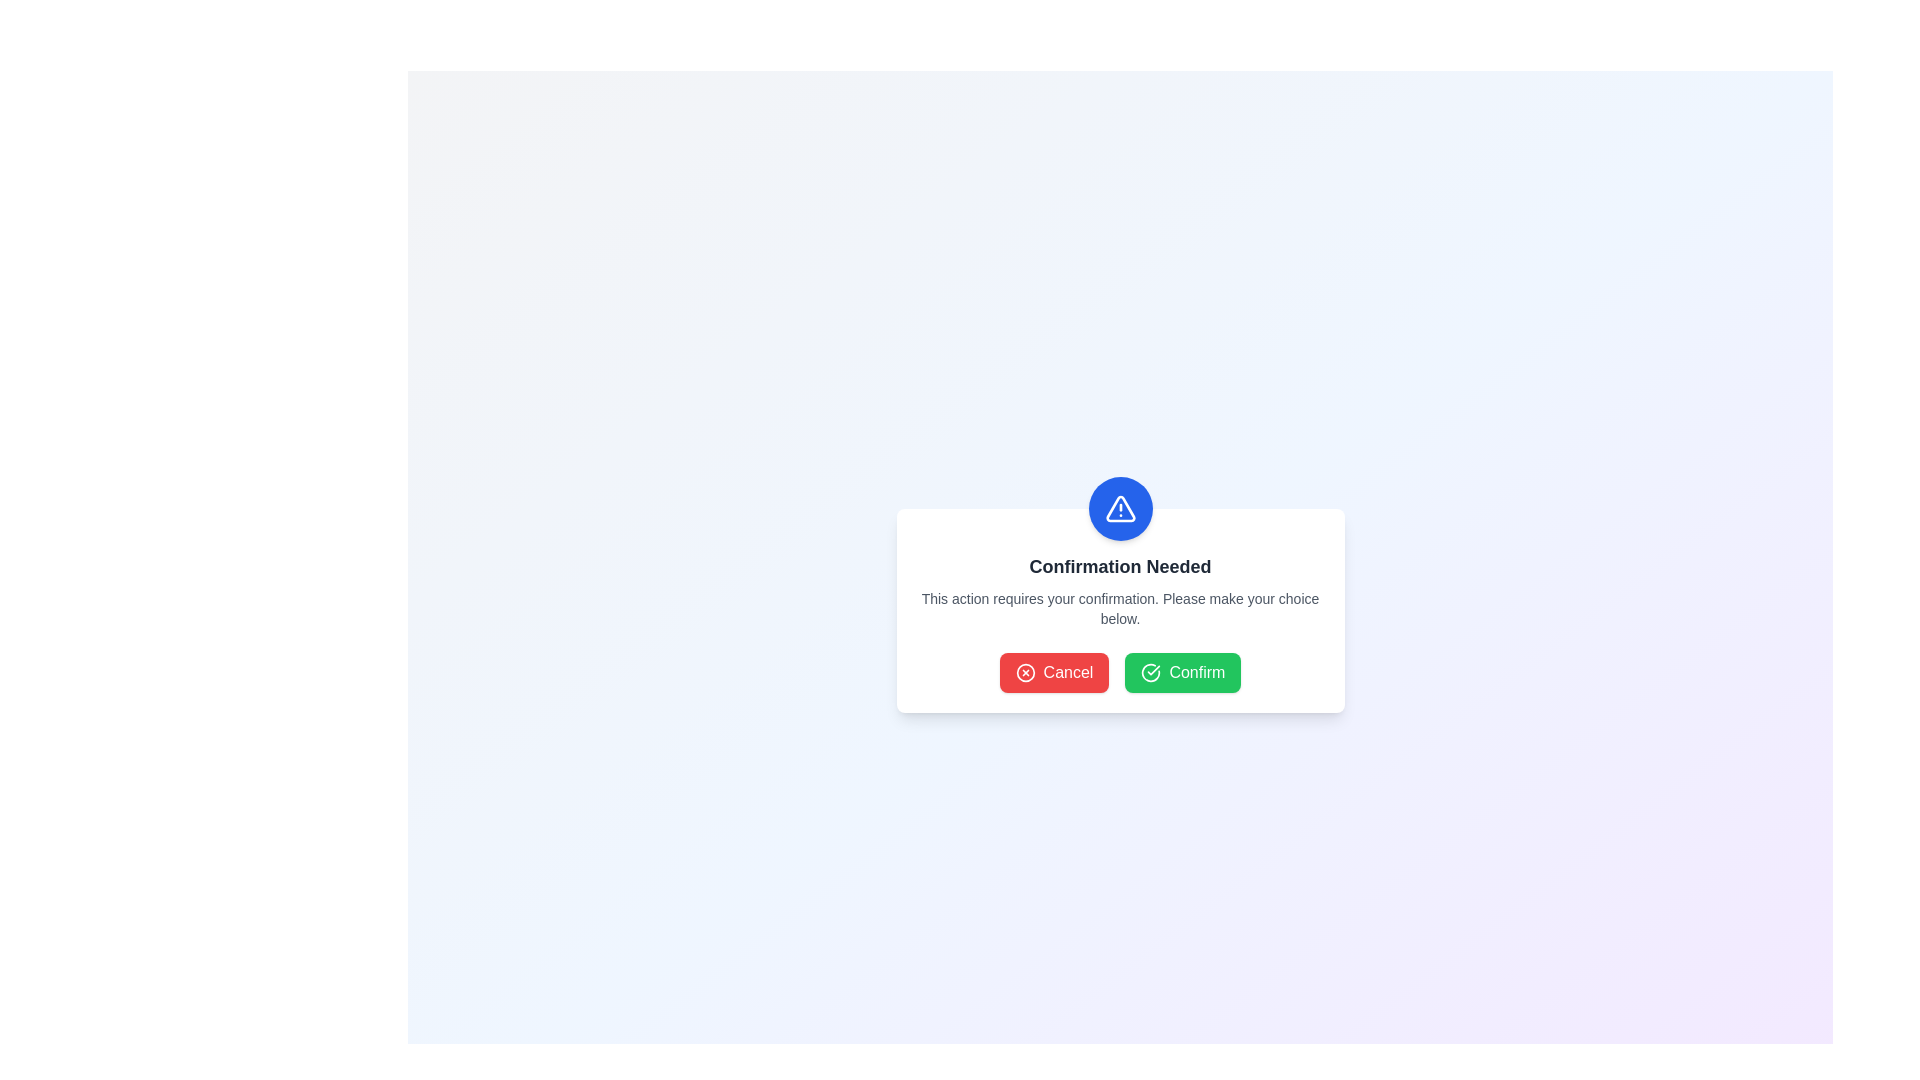 Image resolution: width=1920 pixels, height=1080 pixels. Describe the element at coordinates (1053, 672) in the screenshot. I see `the red 'Cancel' button with a white 'X' icon` at that location.